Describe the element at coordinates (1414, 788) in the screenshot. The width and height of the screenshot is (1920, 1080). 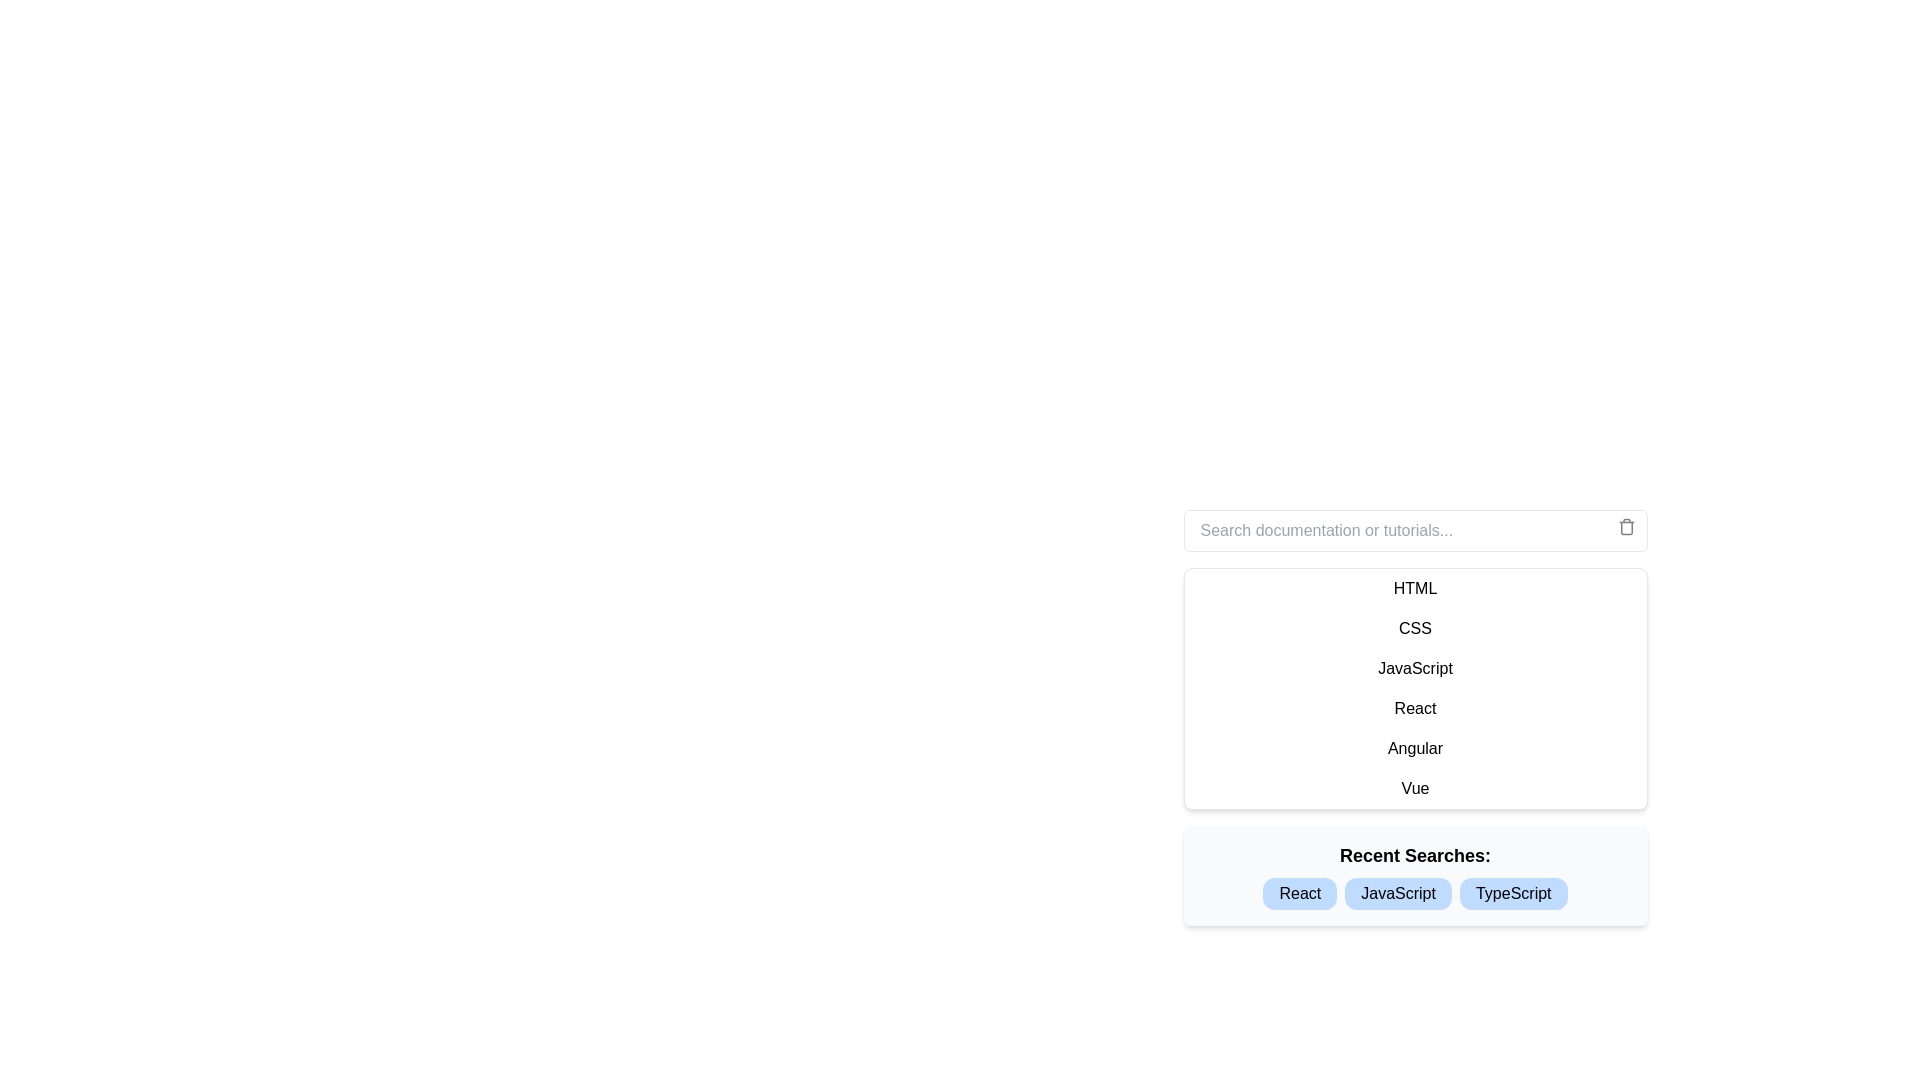
I see `the 'Vue' menu item, the last item in a vertical list of options including 'HTML', 'CSS', 'JavaScript', 'React', and 'Angular'` at that location.